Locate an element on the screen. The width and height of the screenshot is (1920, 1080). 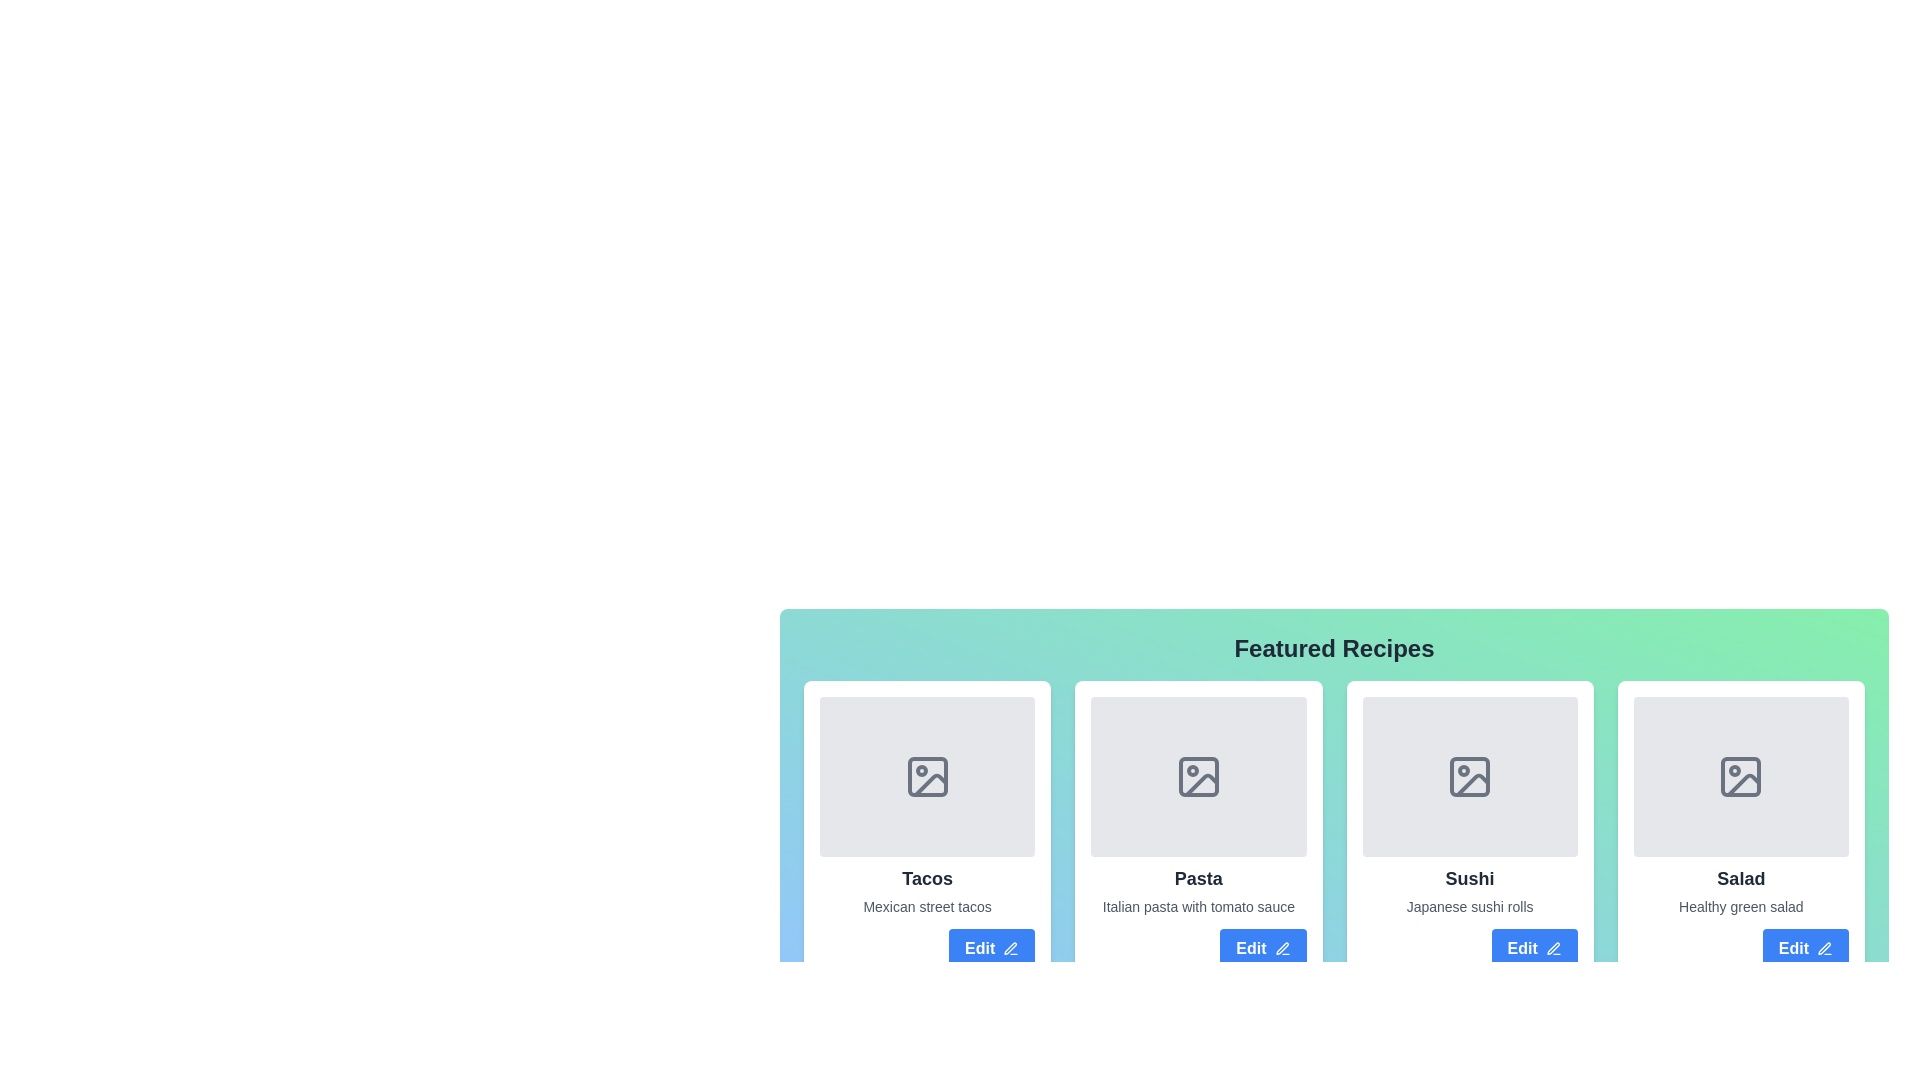
the edit icon within the 'Edit' button of the 'Salad' card to initiate the edit action is located at coordinates (1824, 947).